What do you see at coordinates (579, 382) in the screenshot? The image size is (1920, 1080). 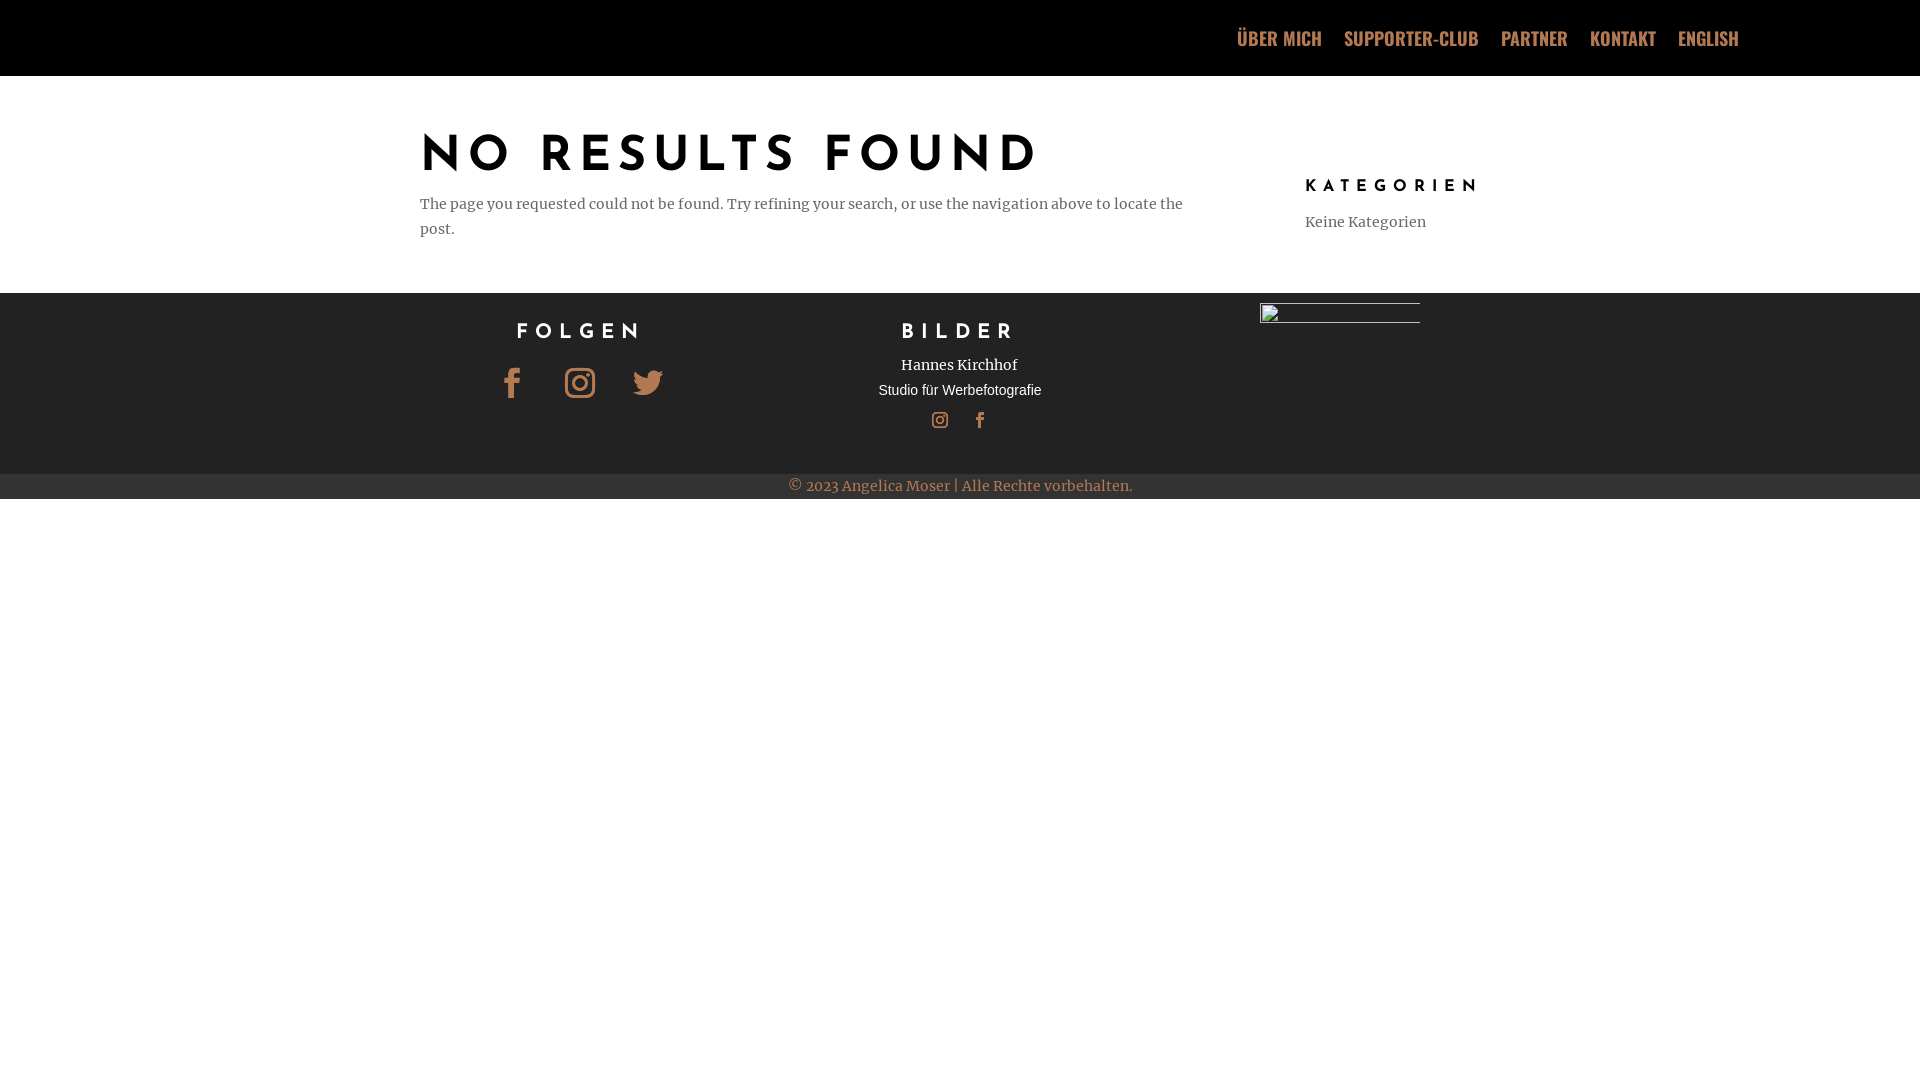 I see `'Follow on Instagram'` at bounding box center [579, 382].